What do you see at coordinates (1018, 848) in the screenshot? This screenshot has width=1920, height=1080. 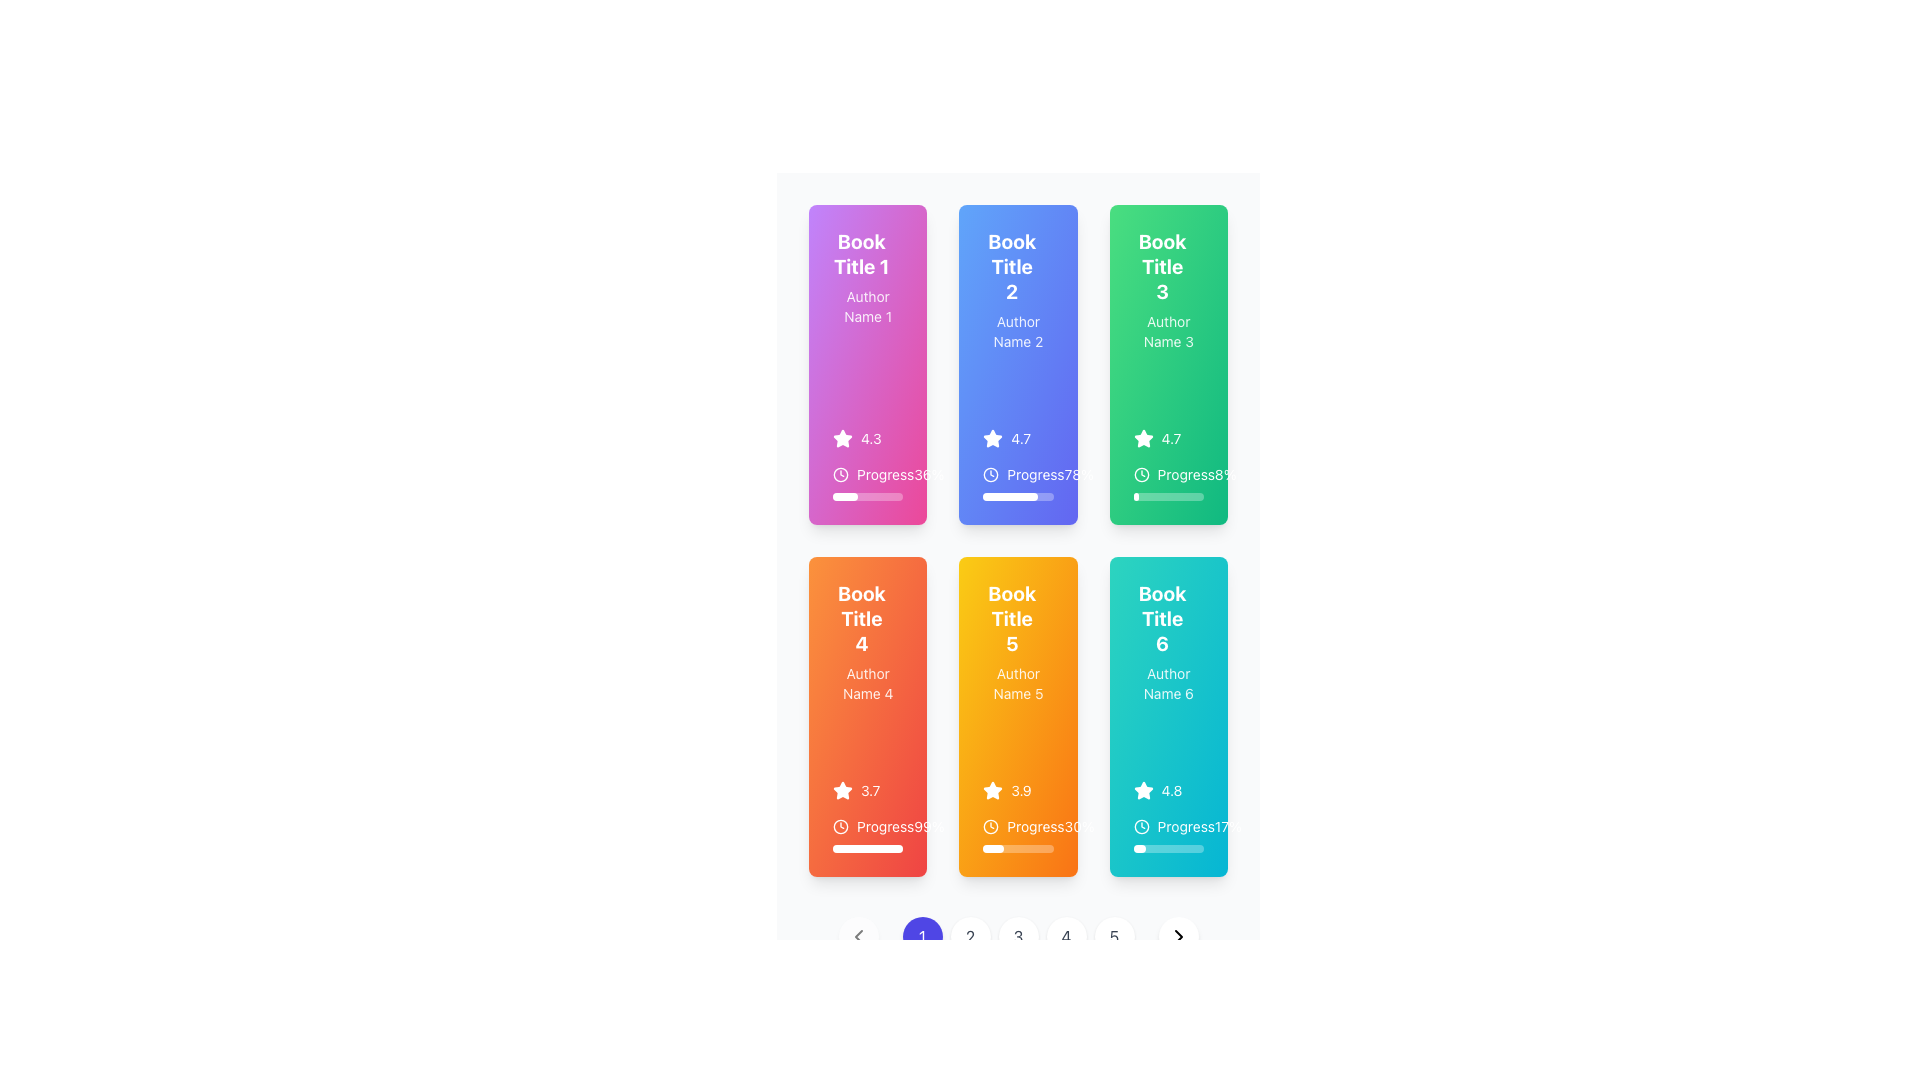 I see `the progress bar located within the fifth card in the grid, which has a white background with a translucent foreground and is situated below the text displaying 'Progress30%'` at bounding box center [1018, 848].